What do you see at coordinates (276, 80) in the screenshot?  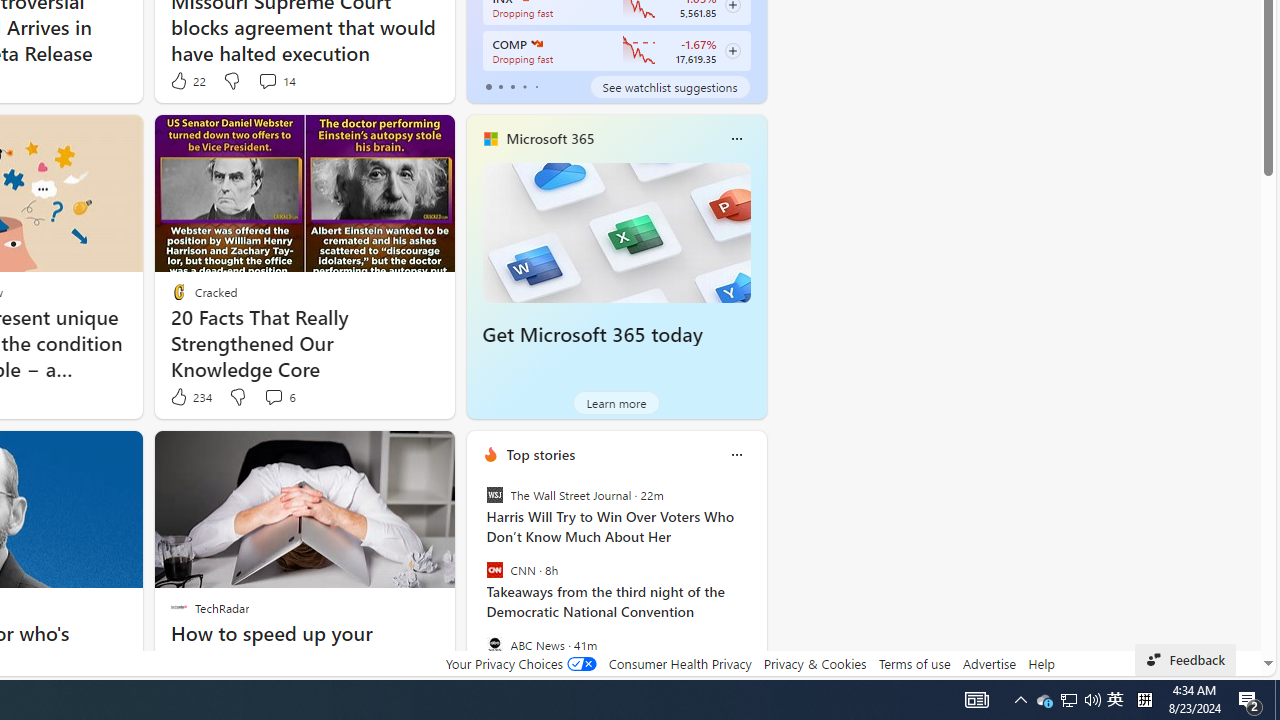 I see `'View comments 14 Comment'` at bounding box center [276, 80].